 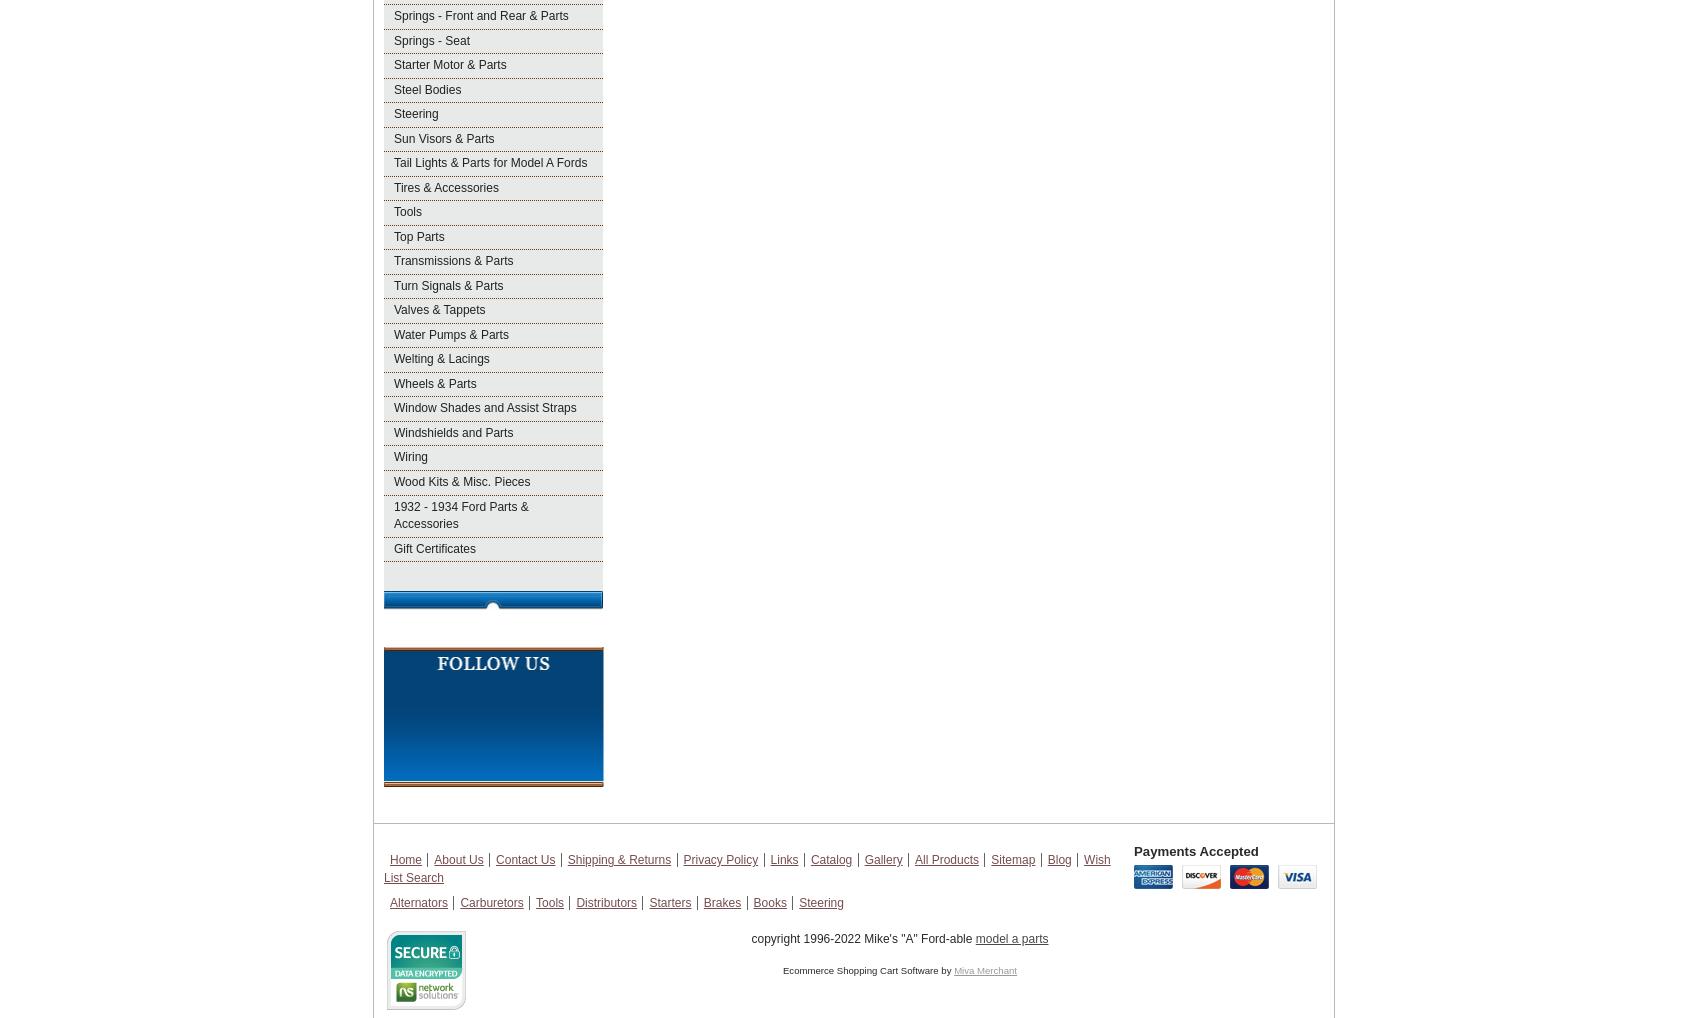 What do you see at coordinates (606, 902) in the screenshot?
I see `'Distributors'` at bounding box center [606, 902].